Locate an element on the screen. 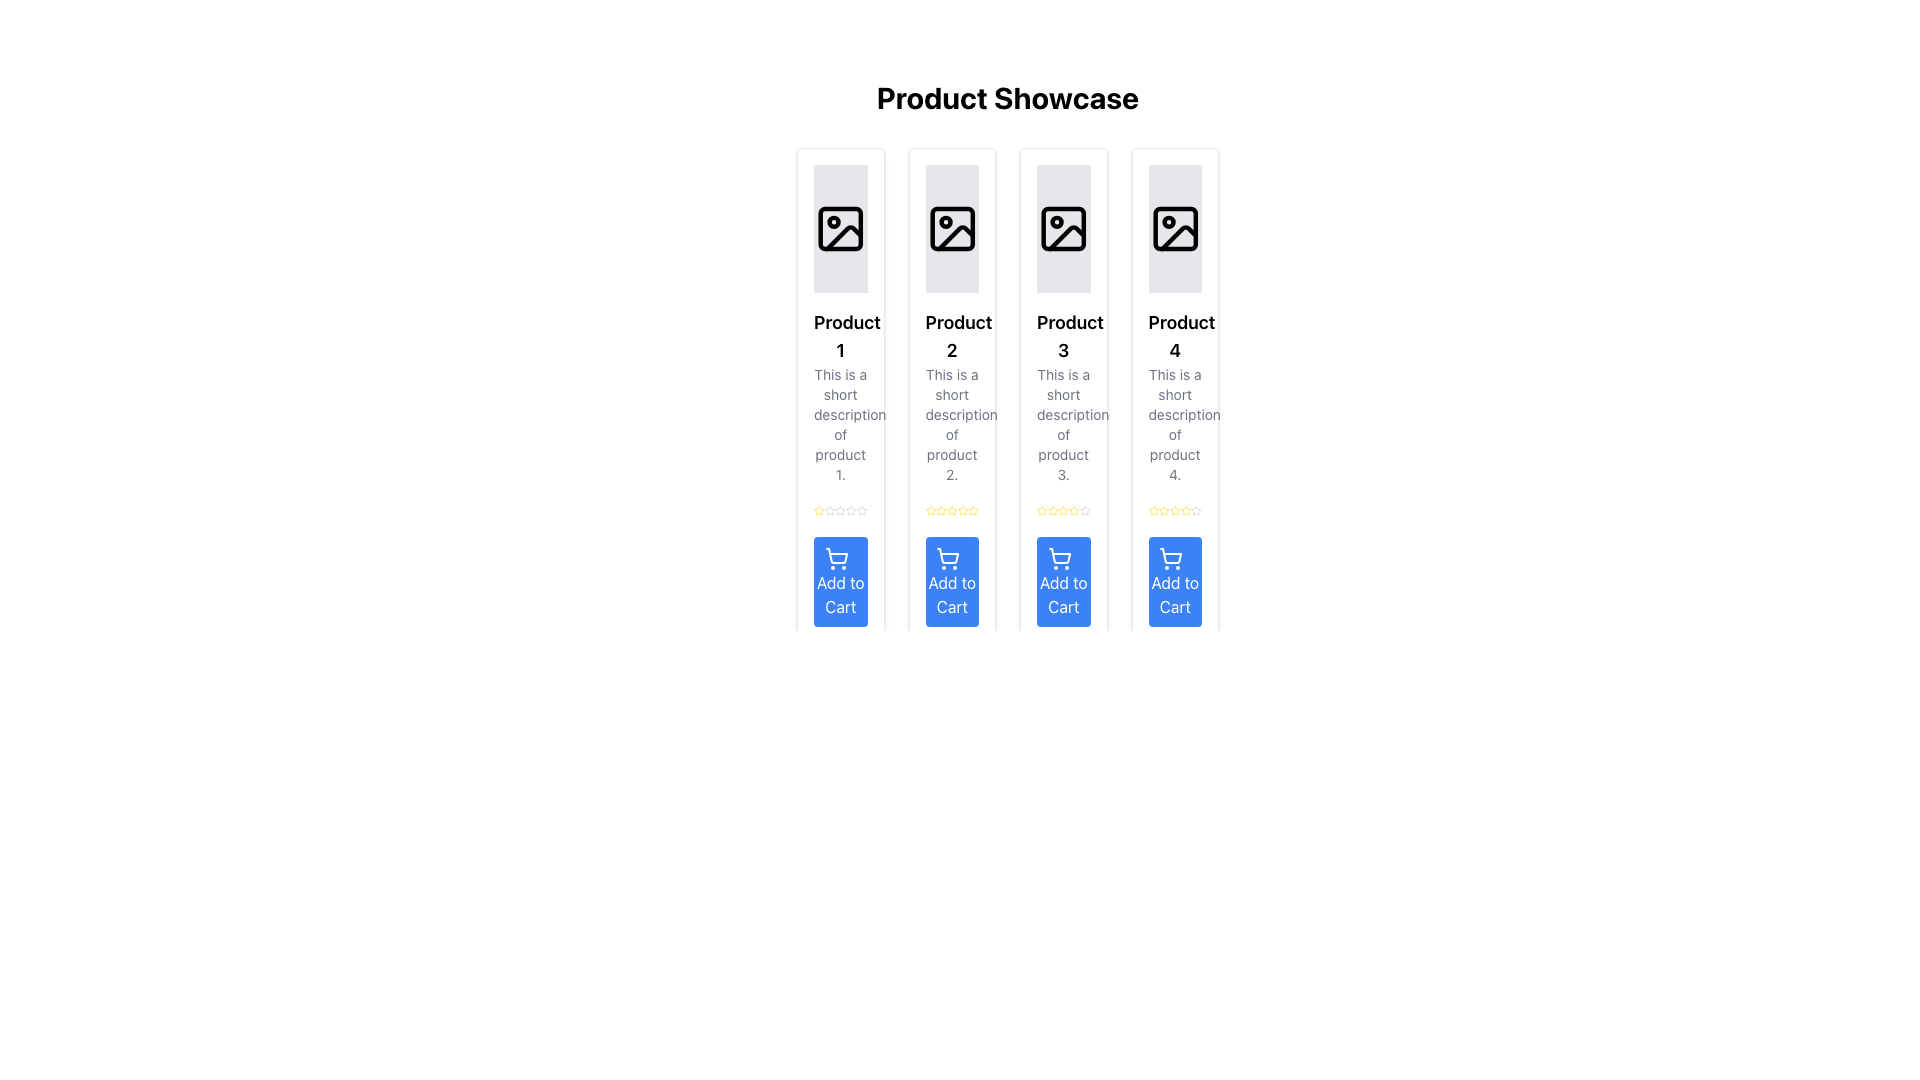 The width and height of the screenshot is (1920, 1080). the image icon located at the top section of the 'Product 3' card in the grid of product cards, which is the third card in the row is located at coordinates (1066, 237).